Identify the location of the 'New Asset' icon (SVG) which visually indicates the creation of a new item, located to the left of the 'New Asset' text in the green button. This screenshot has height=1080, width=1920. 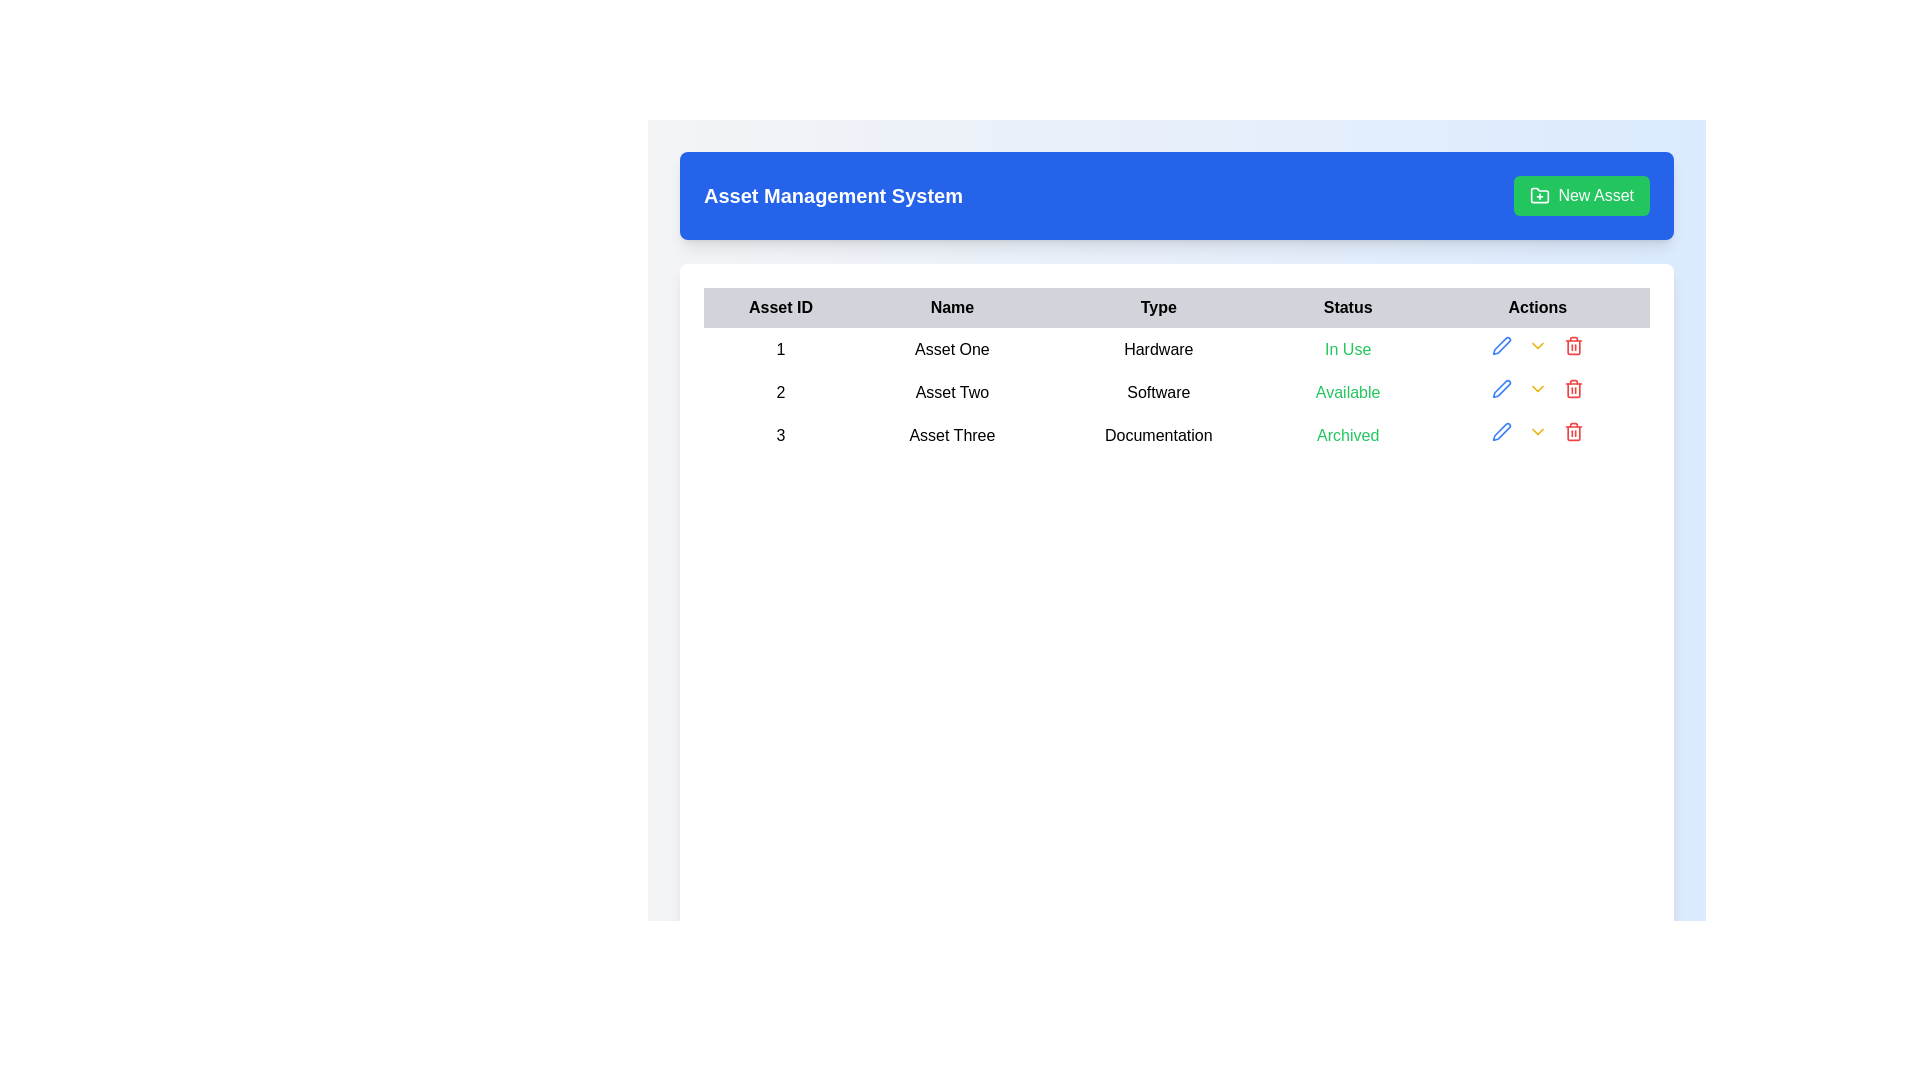
(1539, 196).